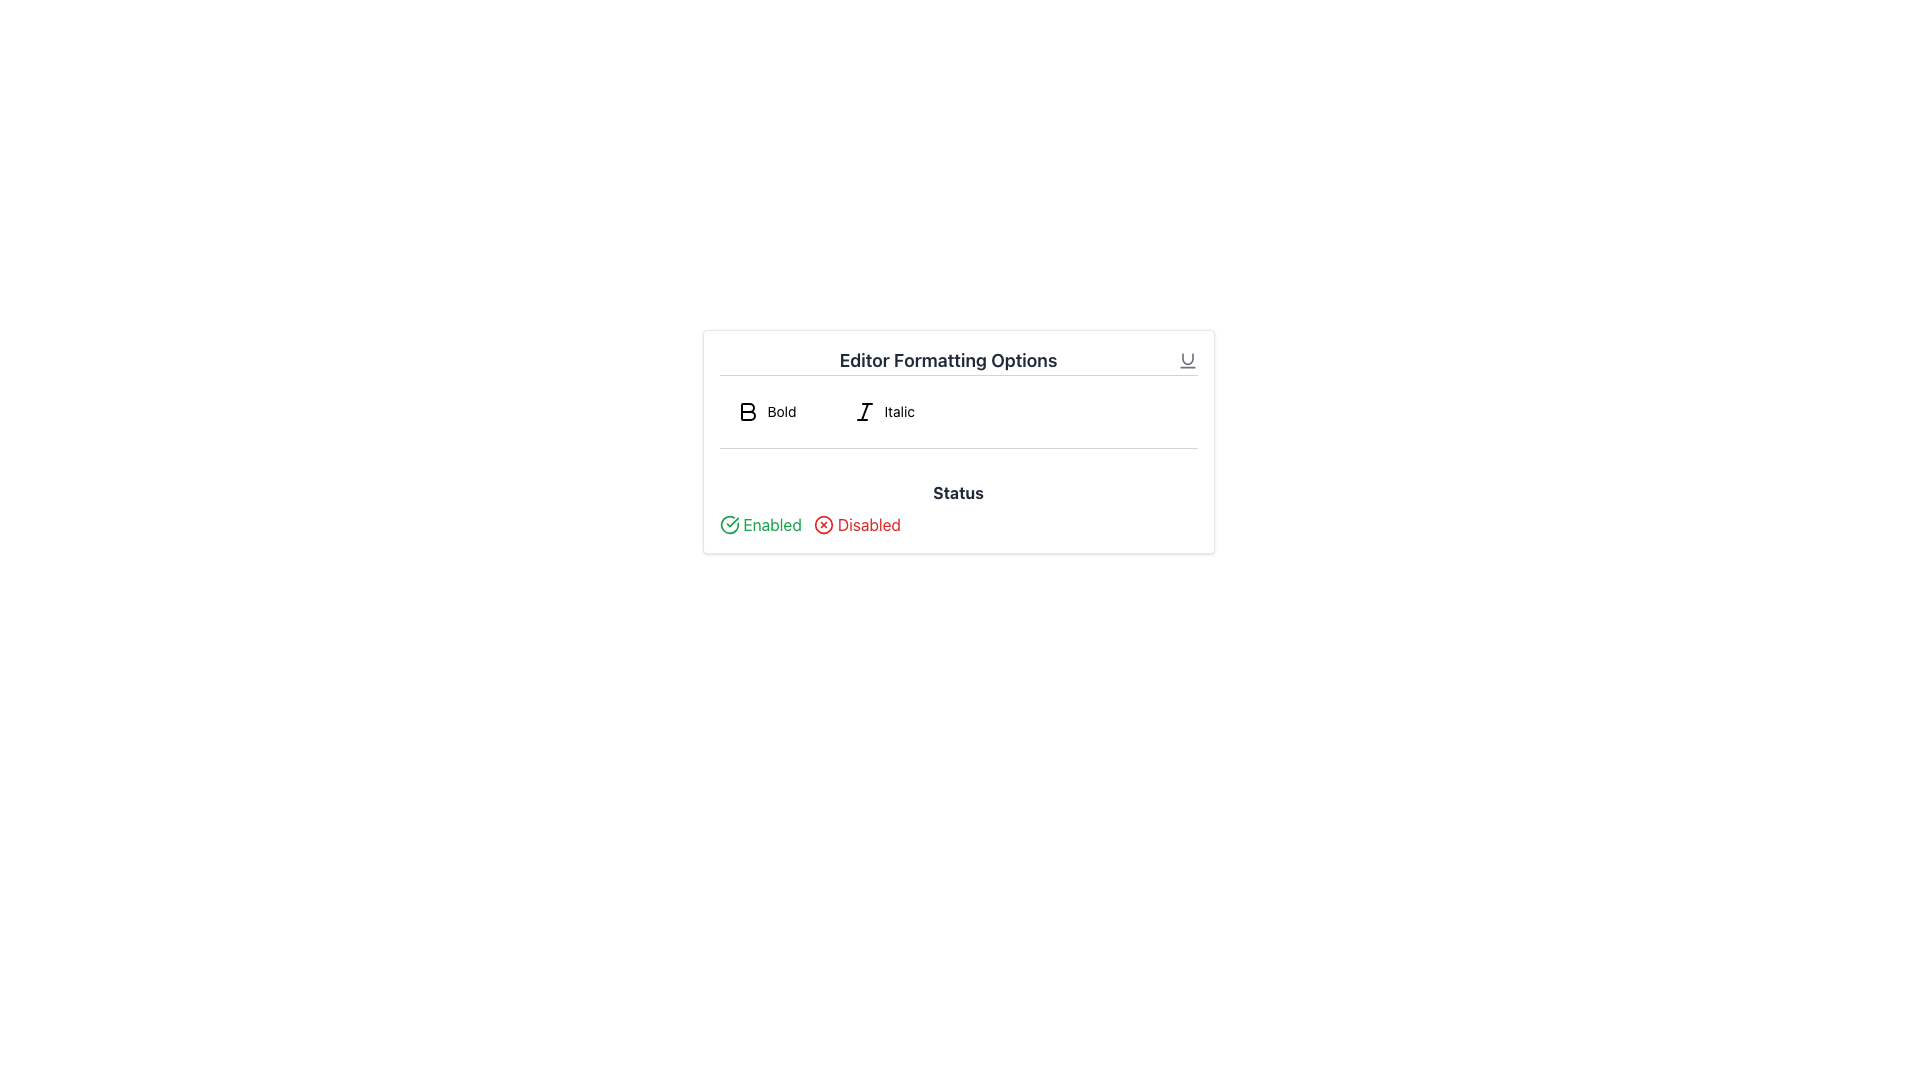 The width and height of the screenshot is (1920, 1080). I want to click on status information from the 'Status' section located in the 'Editor Formatting Options' card, which includes the options 'Enabled' and 'Disabled', so click(957, 508).